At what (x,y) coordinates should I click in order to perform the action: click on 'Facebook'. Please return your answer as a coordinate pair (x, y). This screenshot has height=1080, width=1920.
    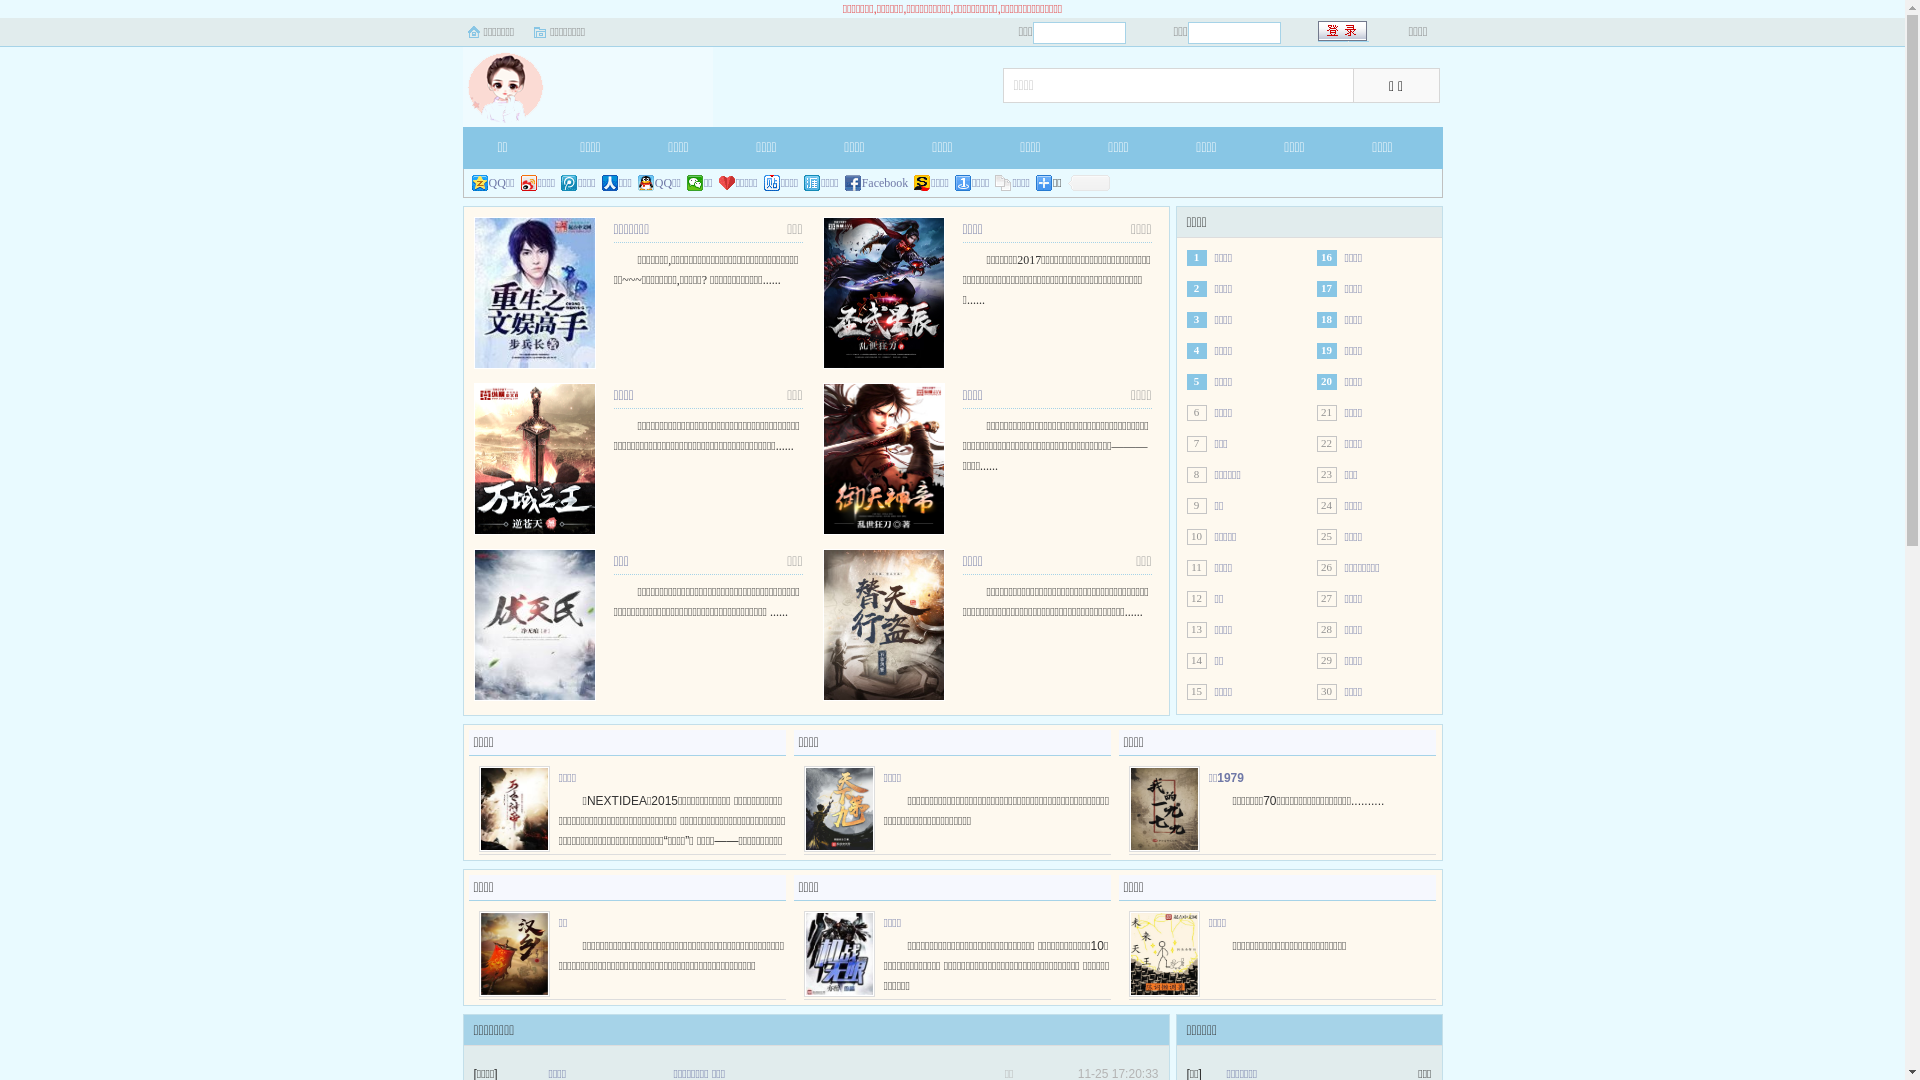
    Looking at the image, I should click on (844, 182).